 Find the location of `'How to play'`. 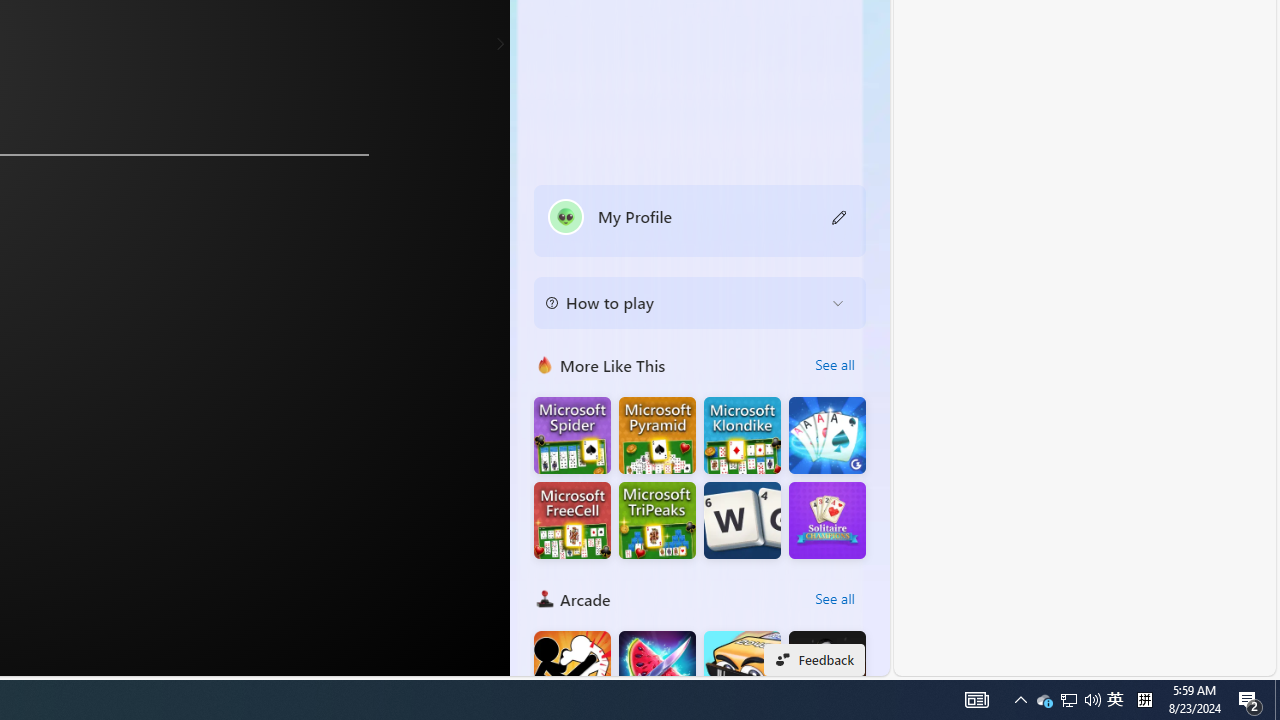

'How to play' is located at coordinates (684, 303).